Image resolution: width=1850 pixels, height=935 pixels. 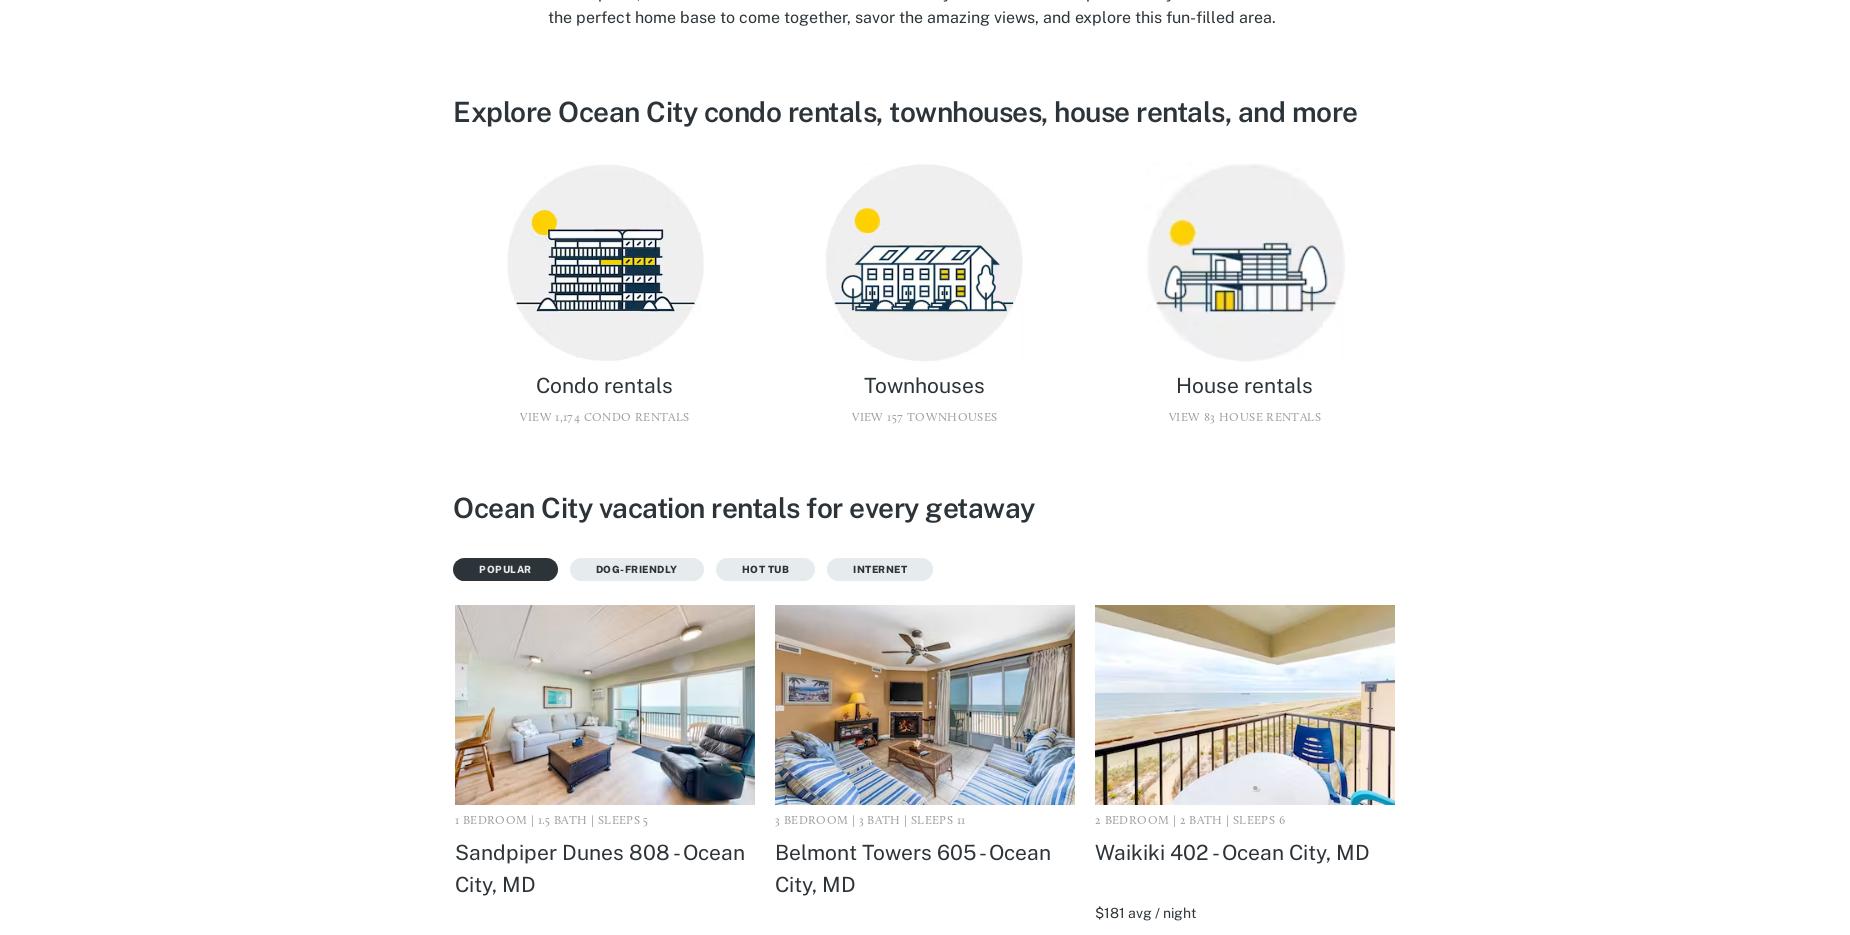 I want to click on 'Dog-friendly', so click(x=636, y=568).